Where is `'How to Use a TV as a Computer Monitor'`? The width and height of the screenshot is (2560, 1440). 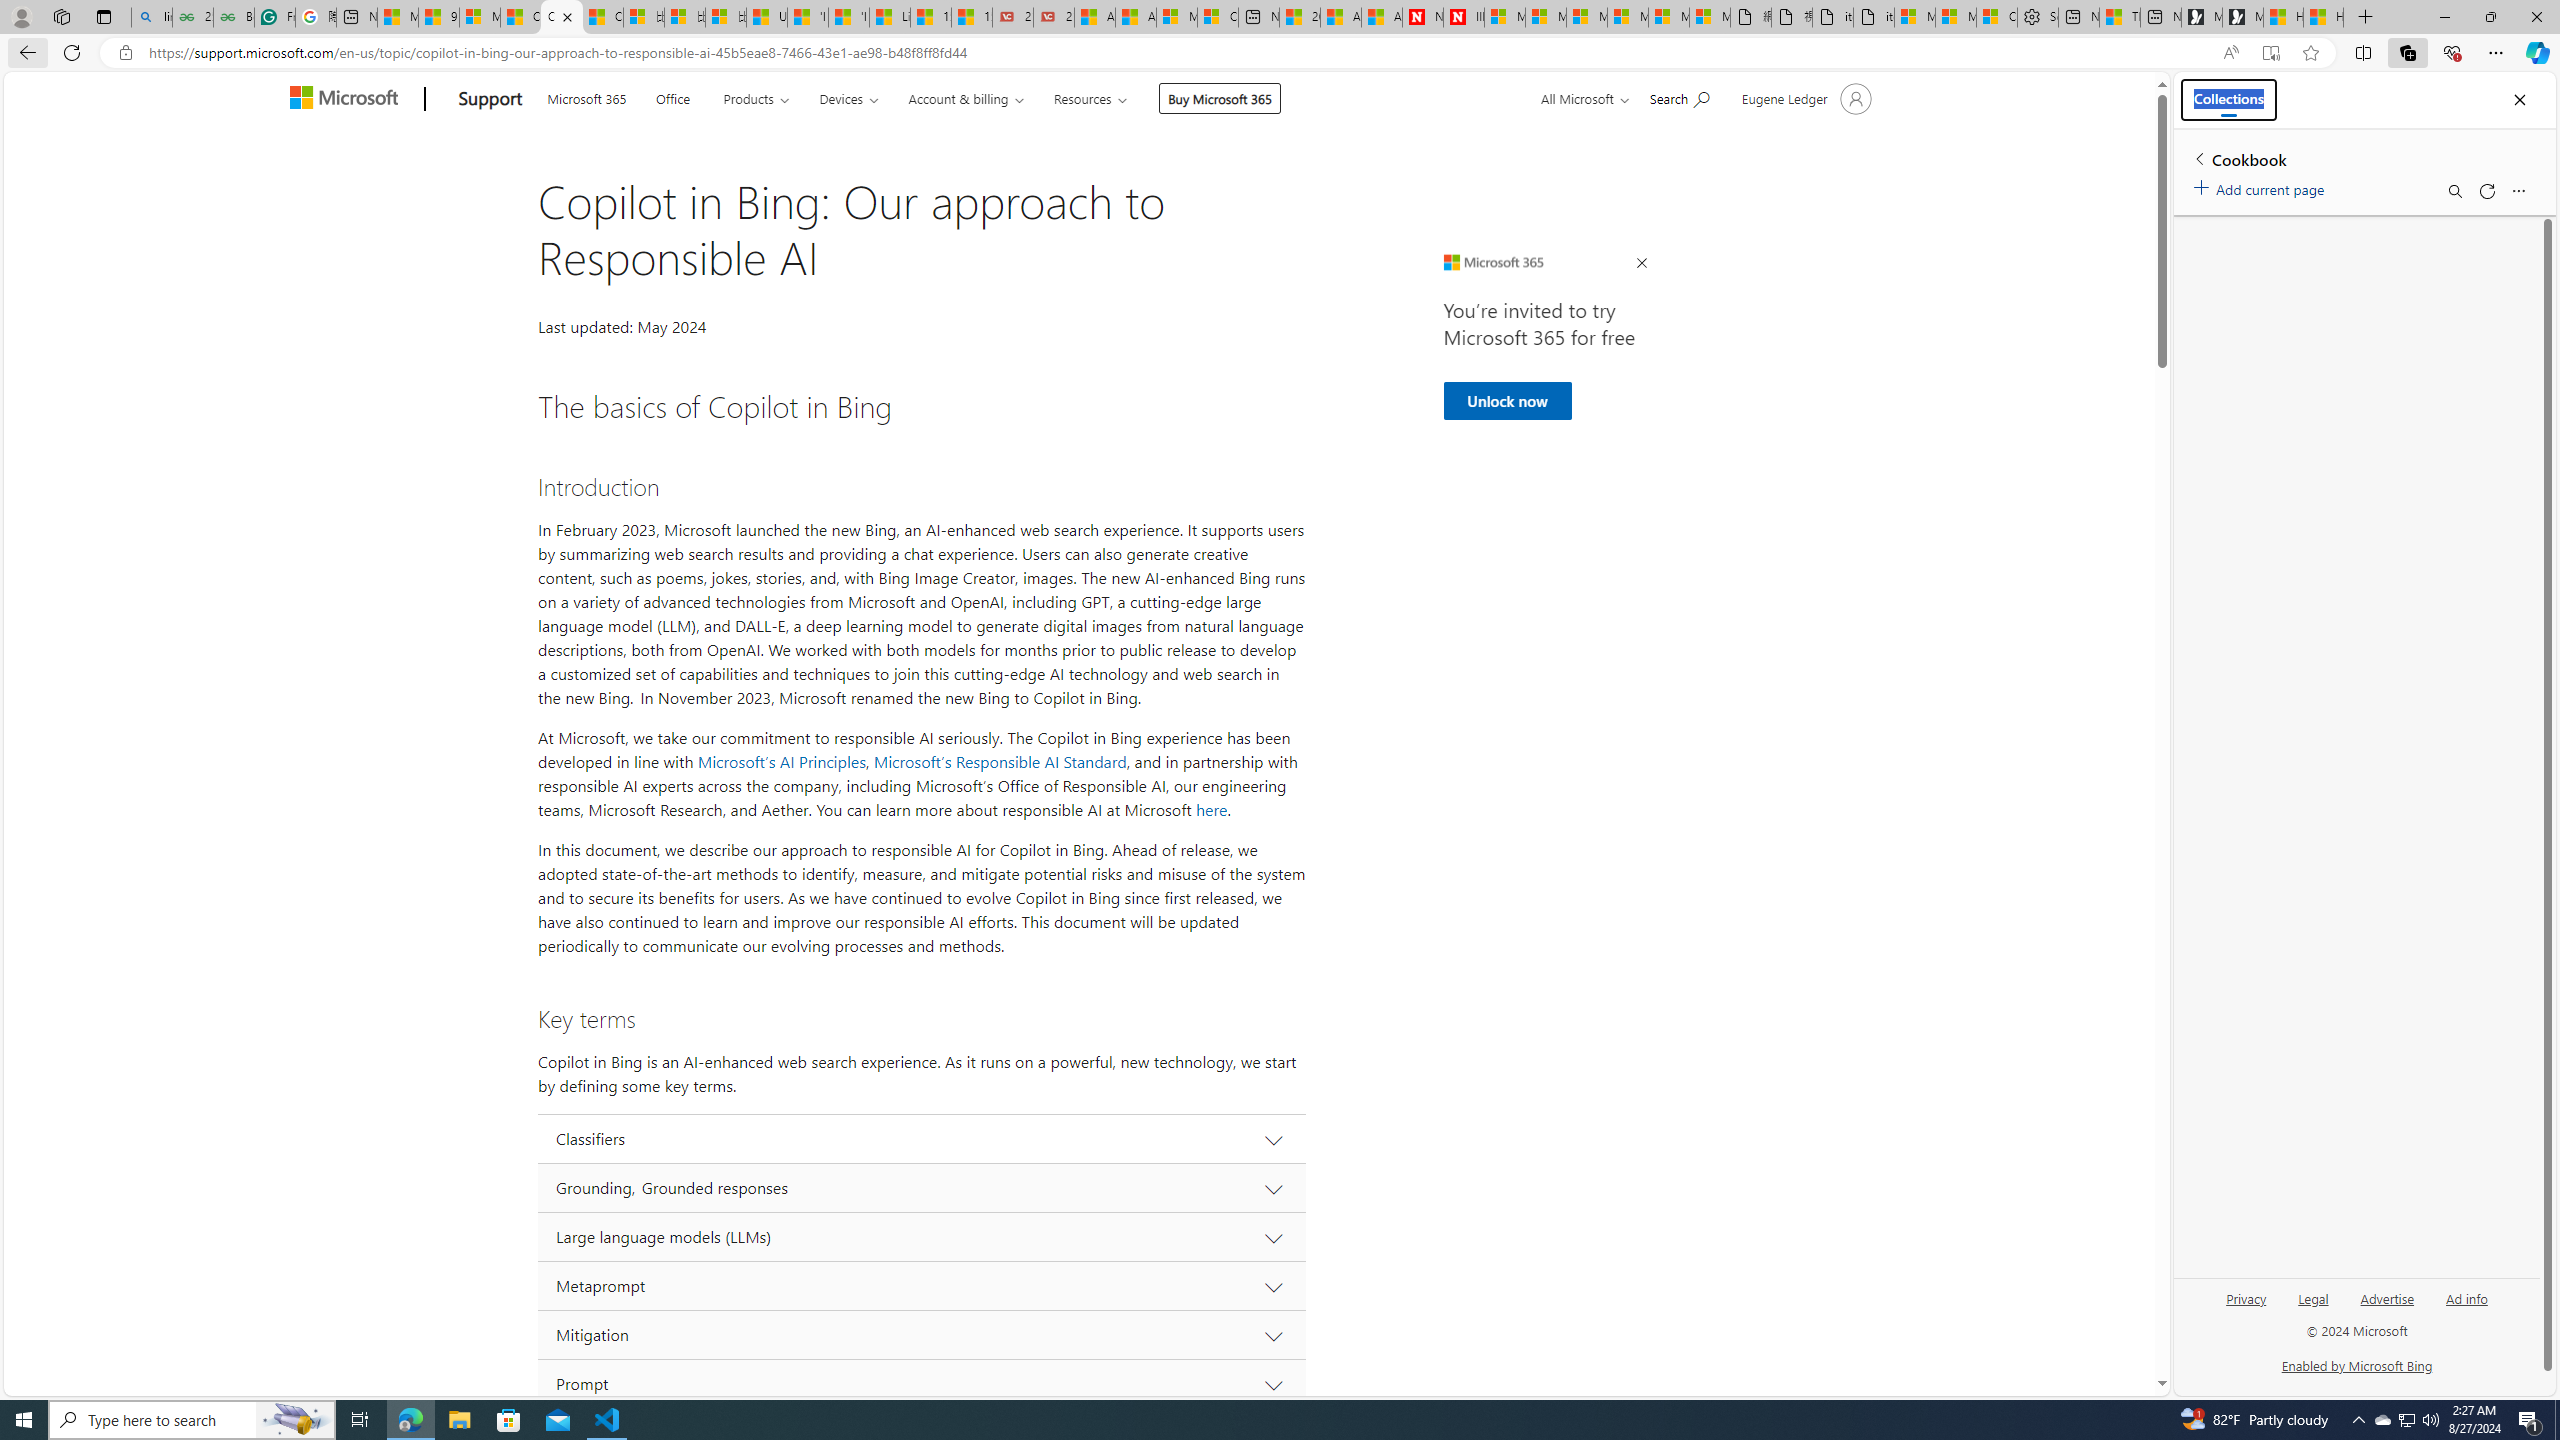 'How to Use a TV as a Computer Monitor' is located at coordinates (2323, 16).